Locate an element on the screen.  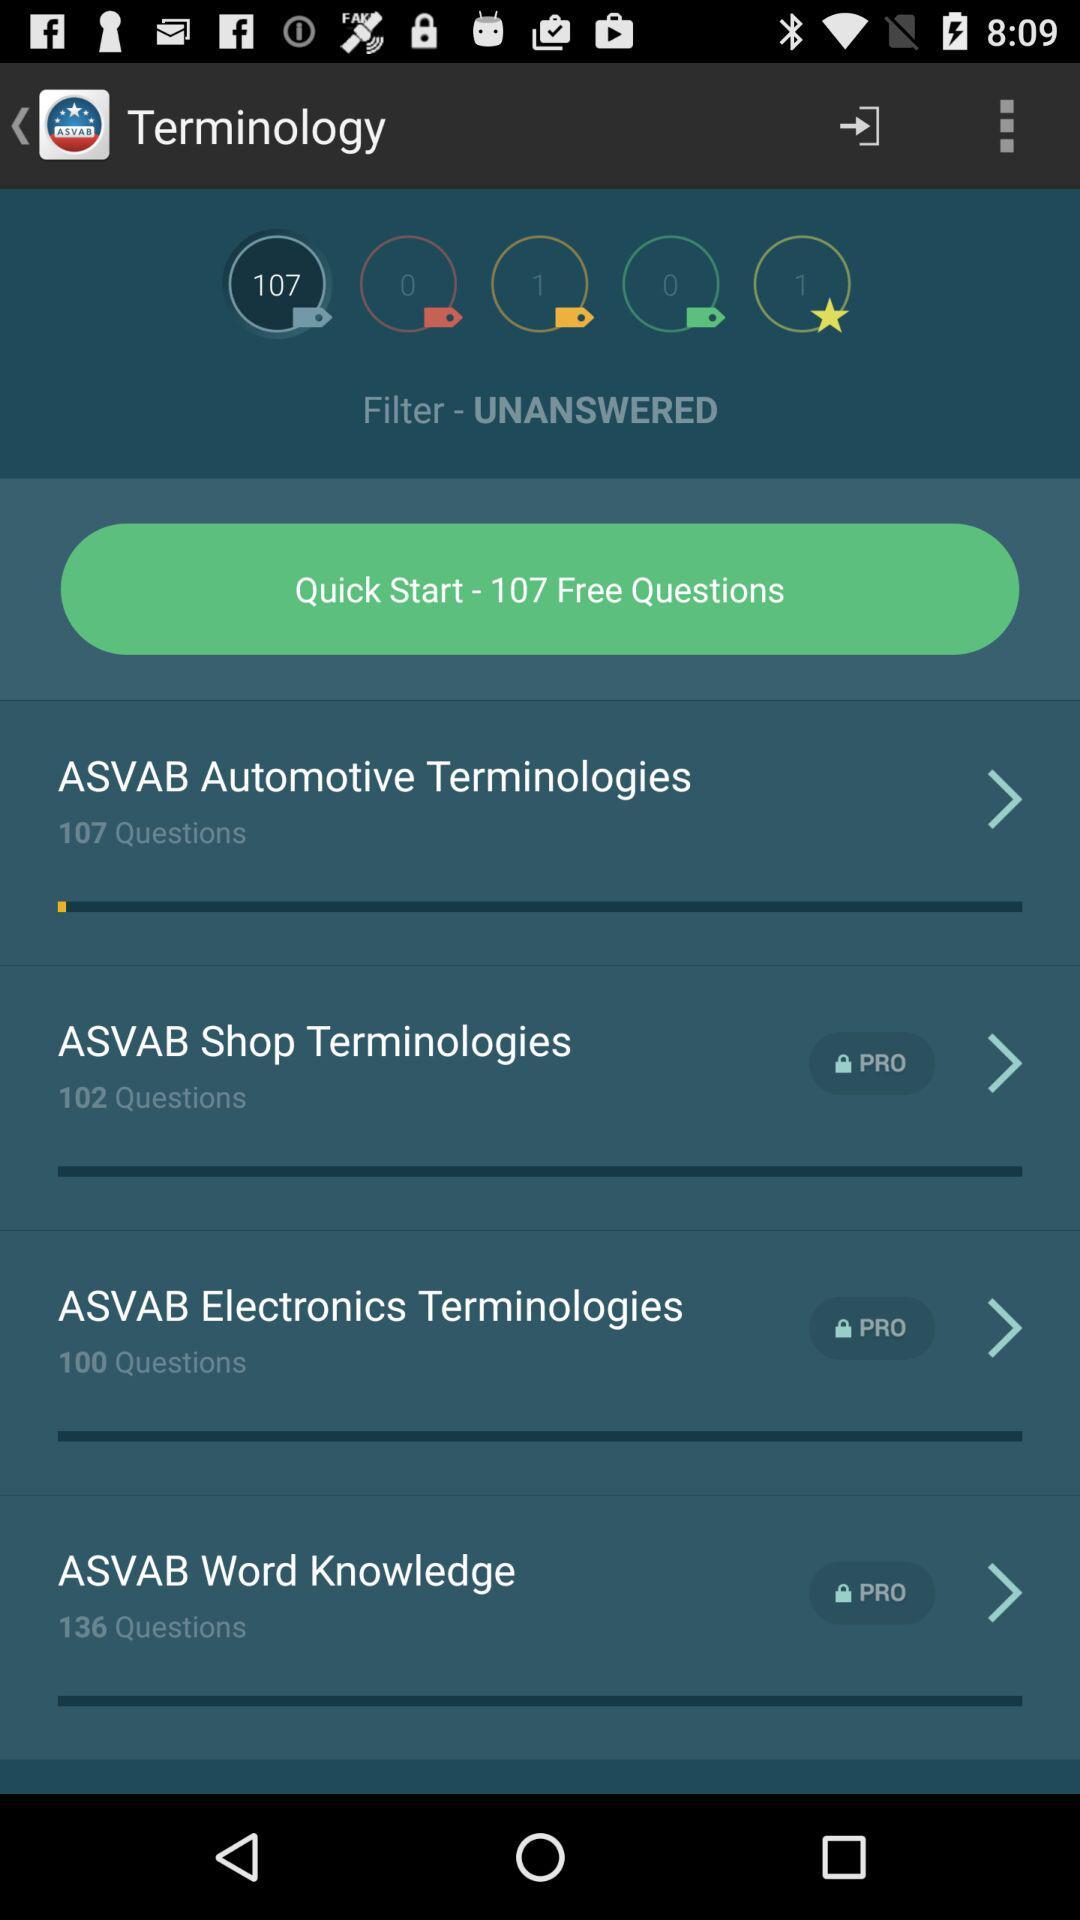
app above 136 questions item is located at coordinates (286, 1568).